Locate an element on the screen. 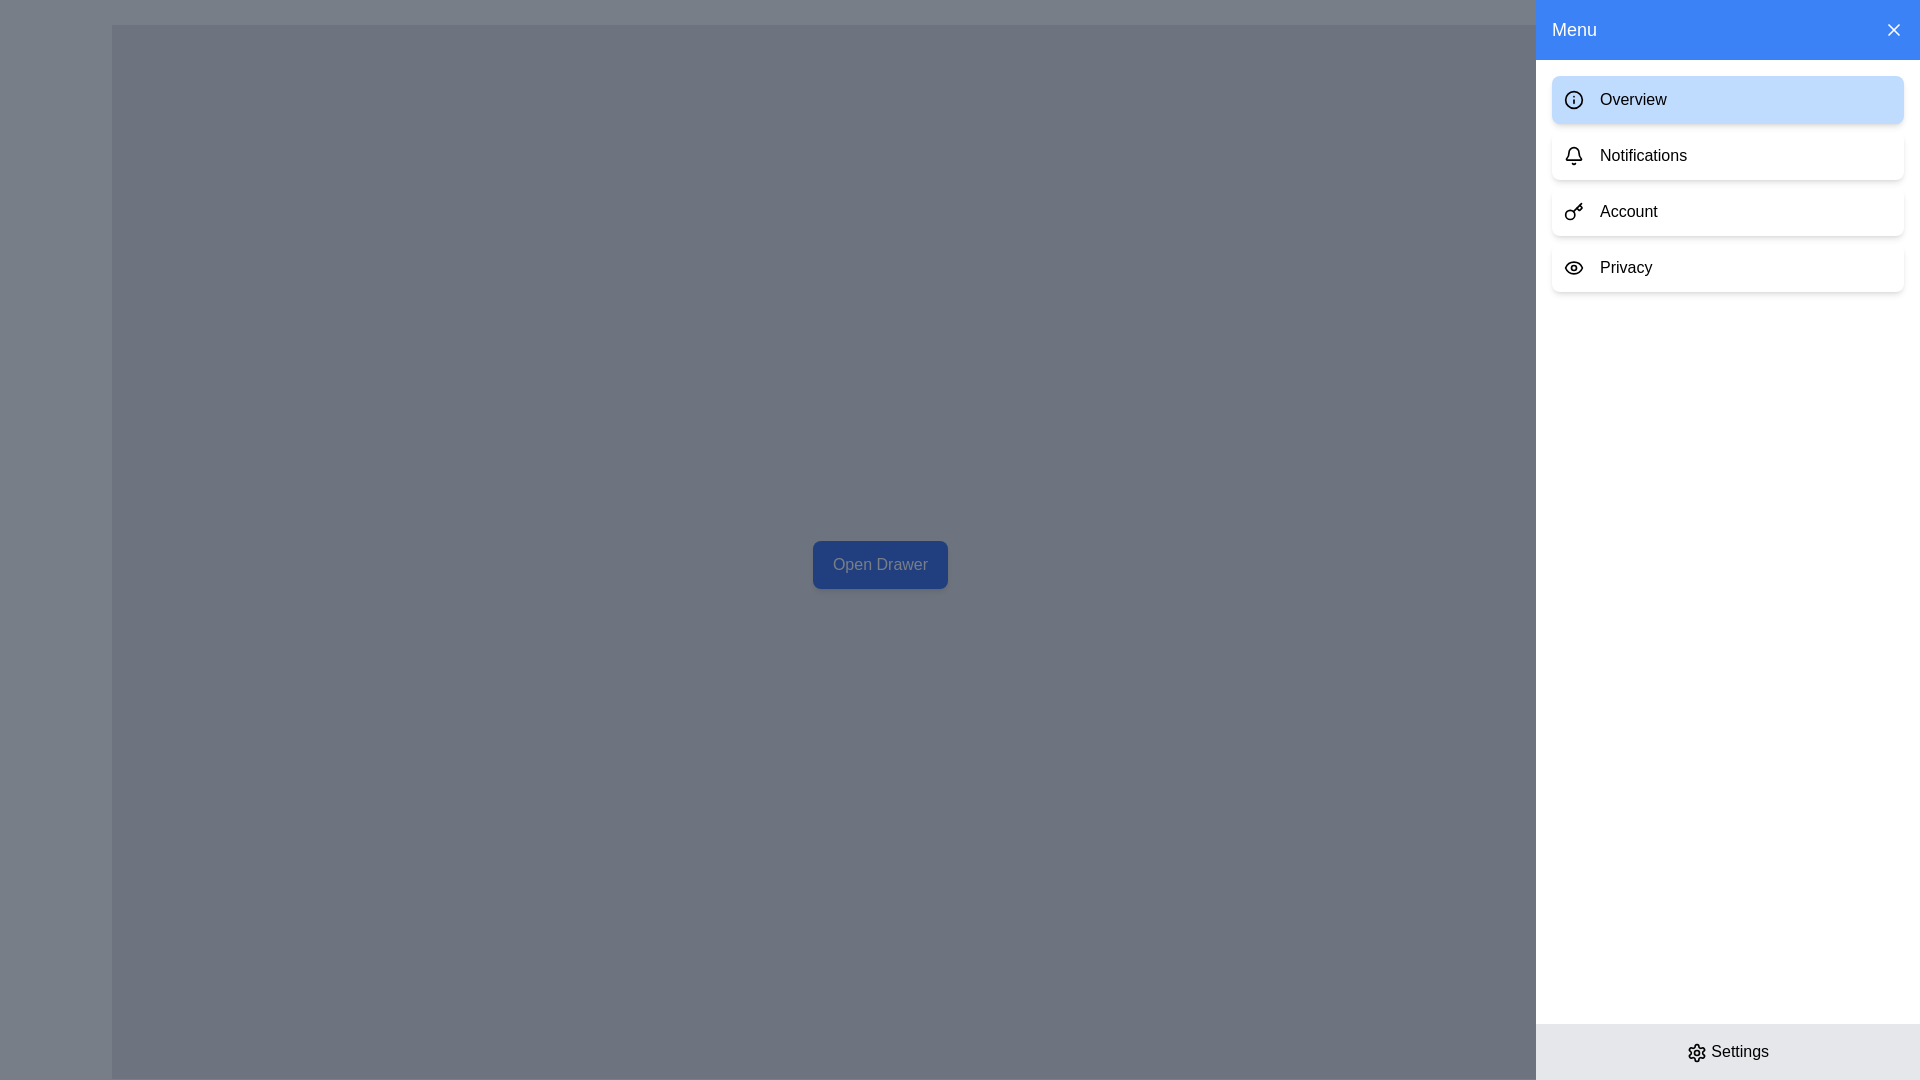 The image size is (1920, 1080). the close button located on the far-right side of the blue menu bar labeled 'Menu' to change its styling is located at coordinates (1893, 30).